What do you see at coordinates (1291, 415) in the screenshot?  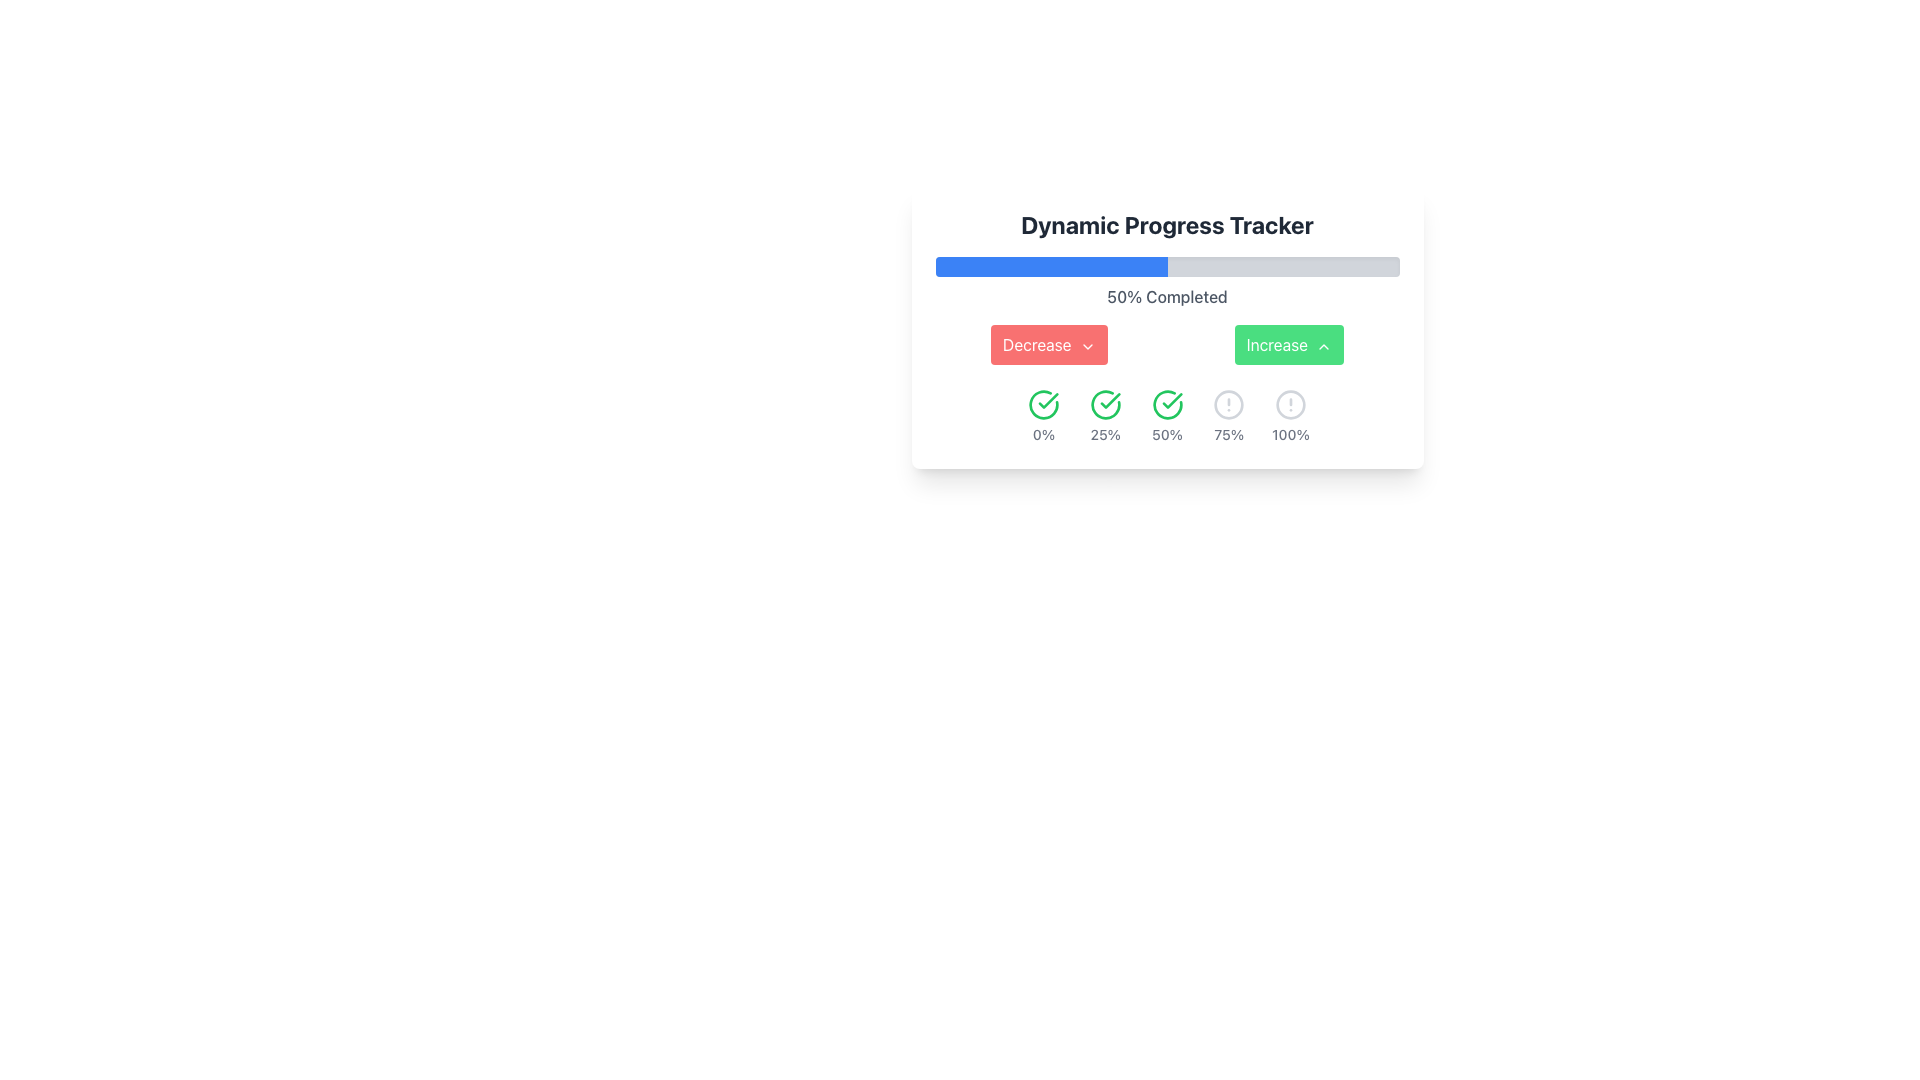 I see `the '100%' completion status label with icon located on the far right of the progress tracker interface` at bounding box center [1291, 415].